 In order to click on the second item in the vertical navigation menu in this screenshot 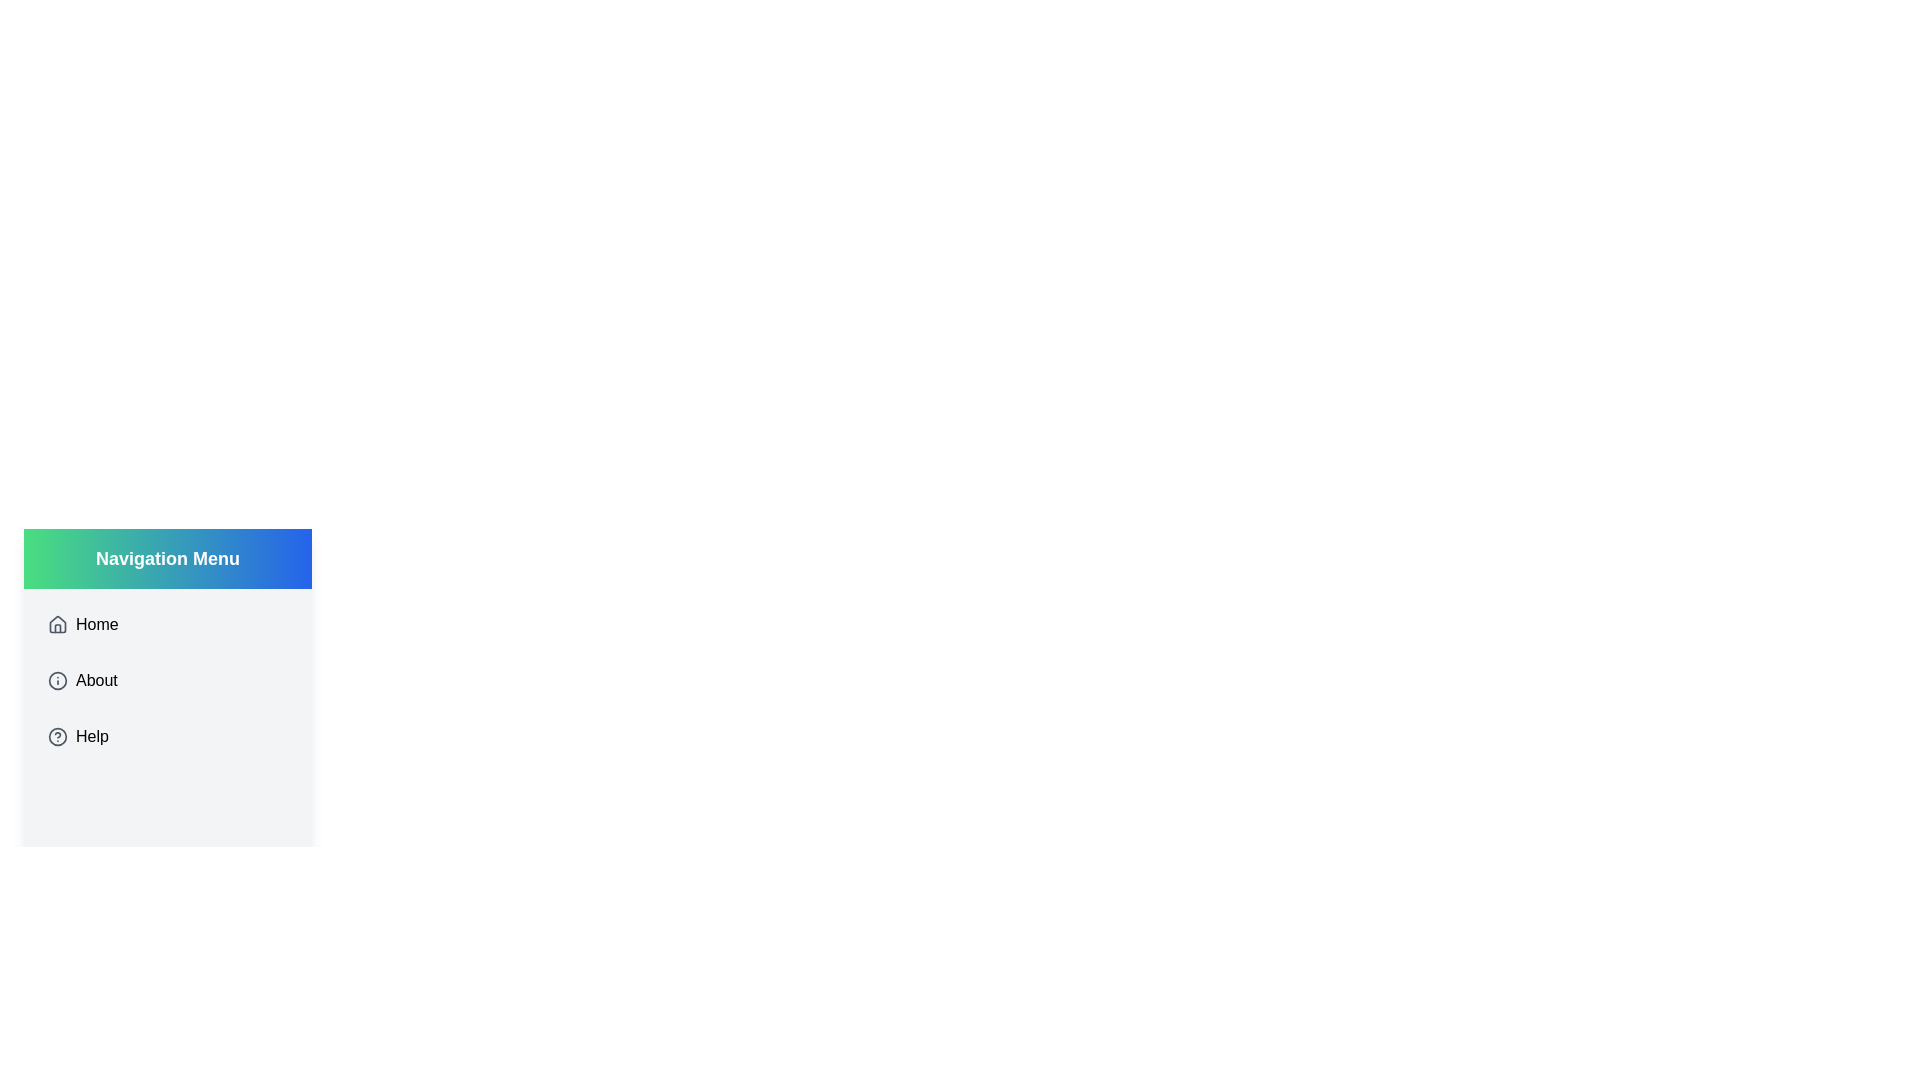, I will do `click(168, 680)`.